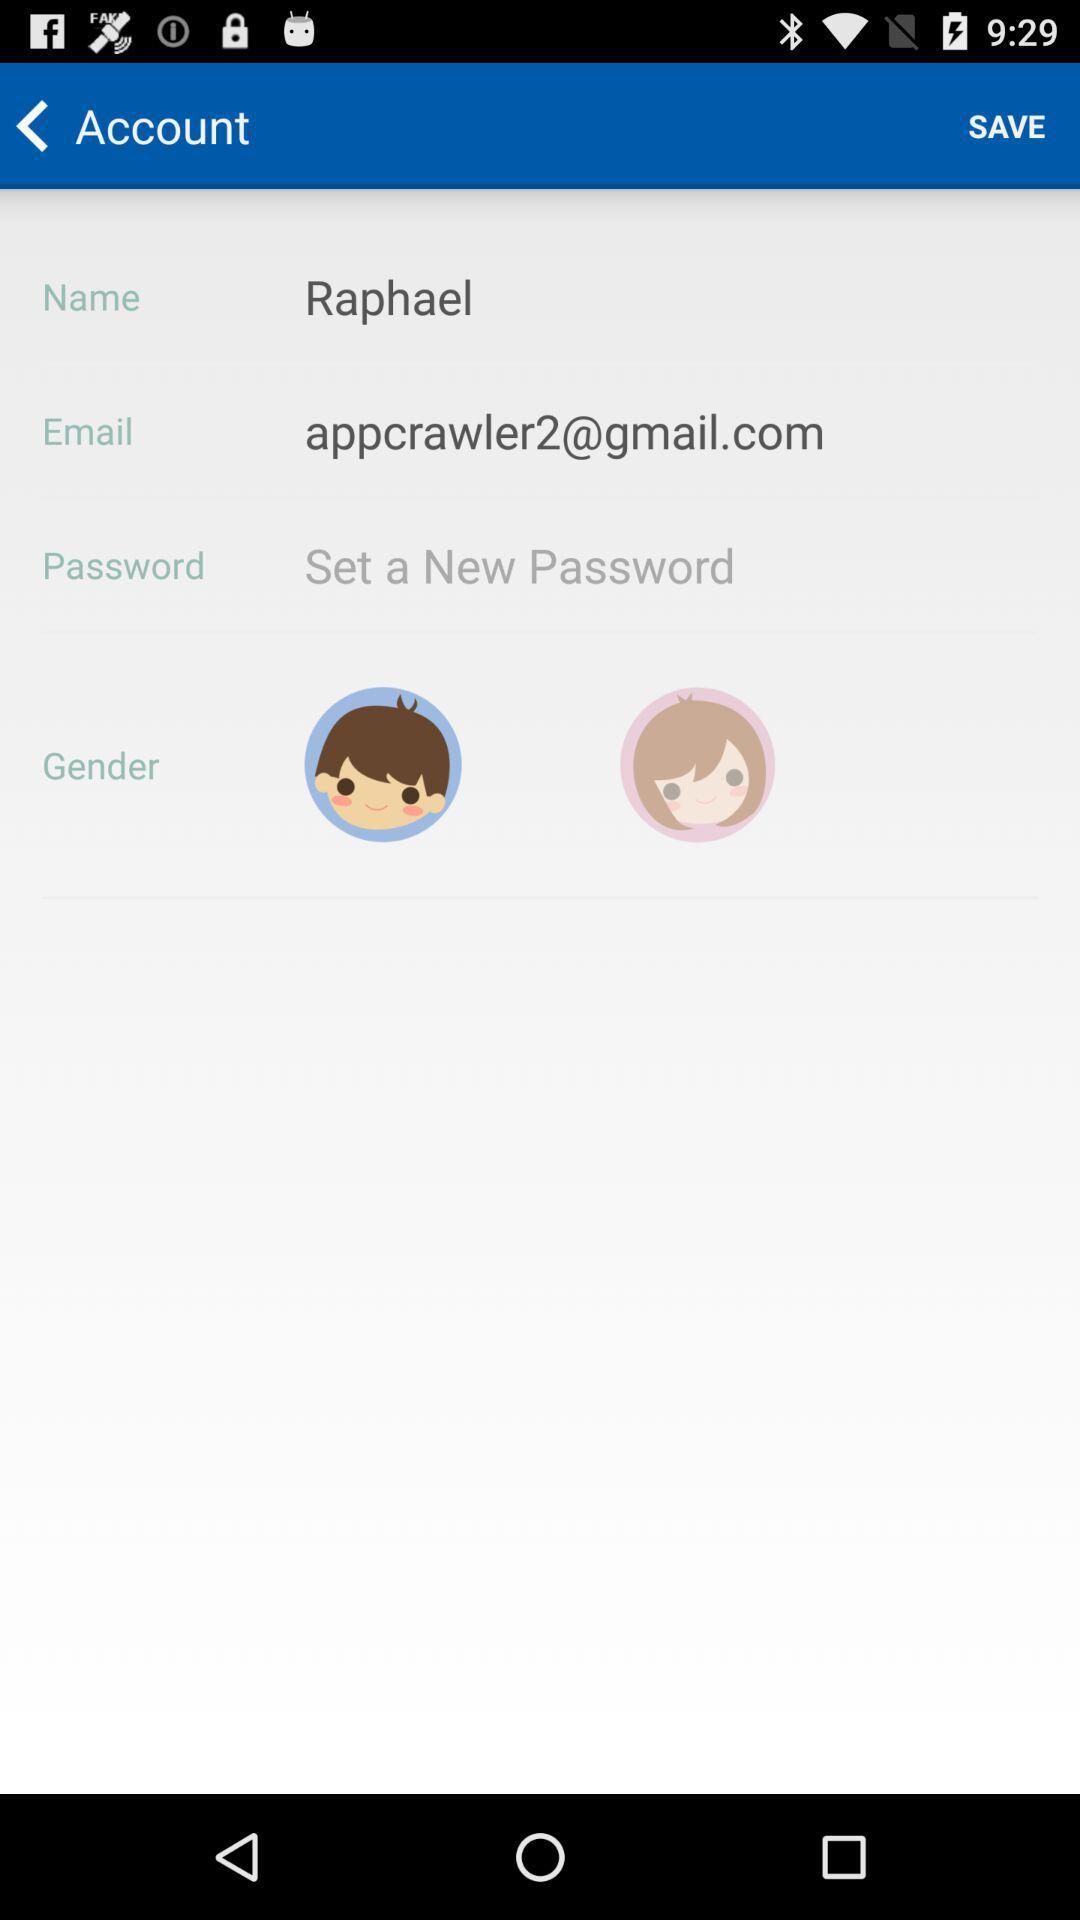 This screenshot has width=1080, height=1920. I want to click on gender, so click(383, 763).